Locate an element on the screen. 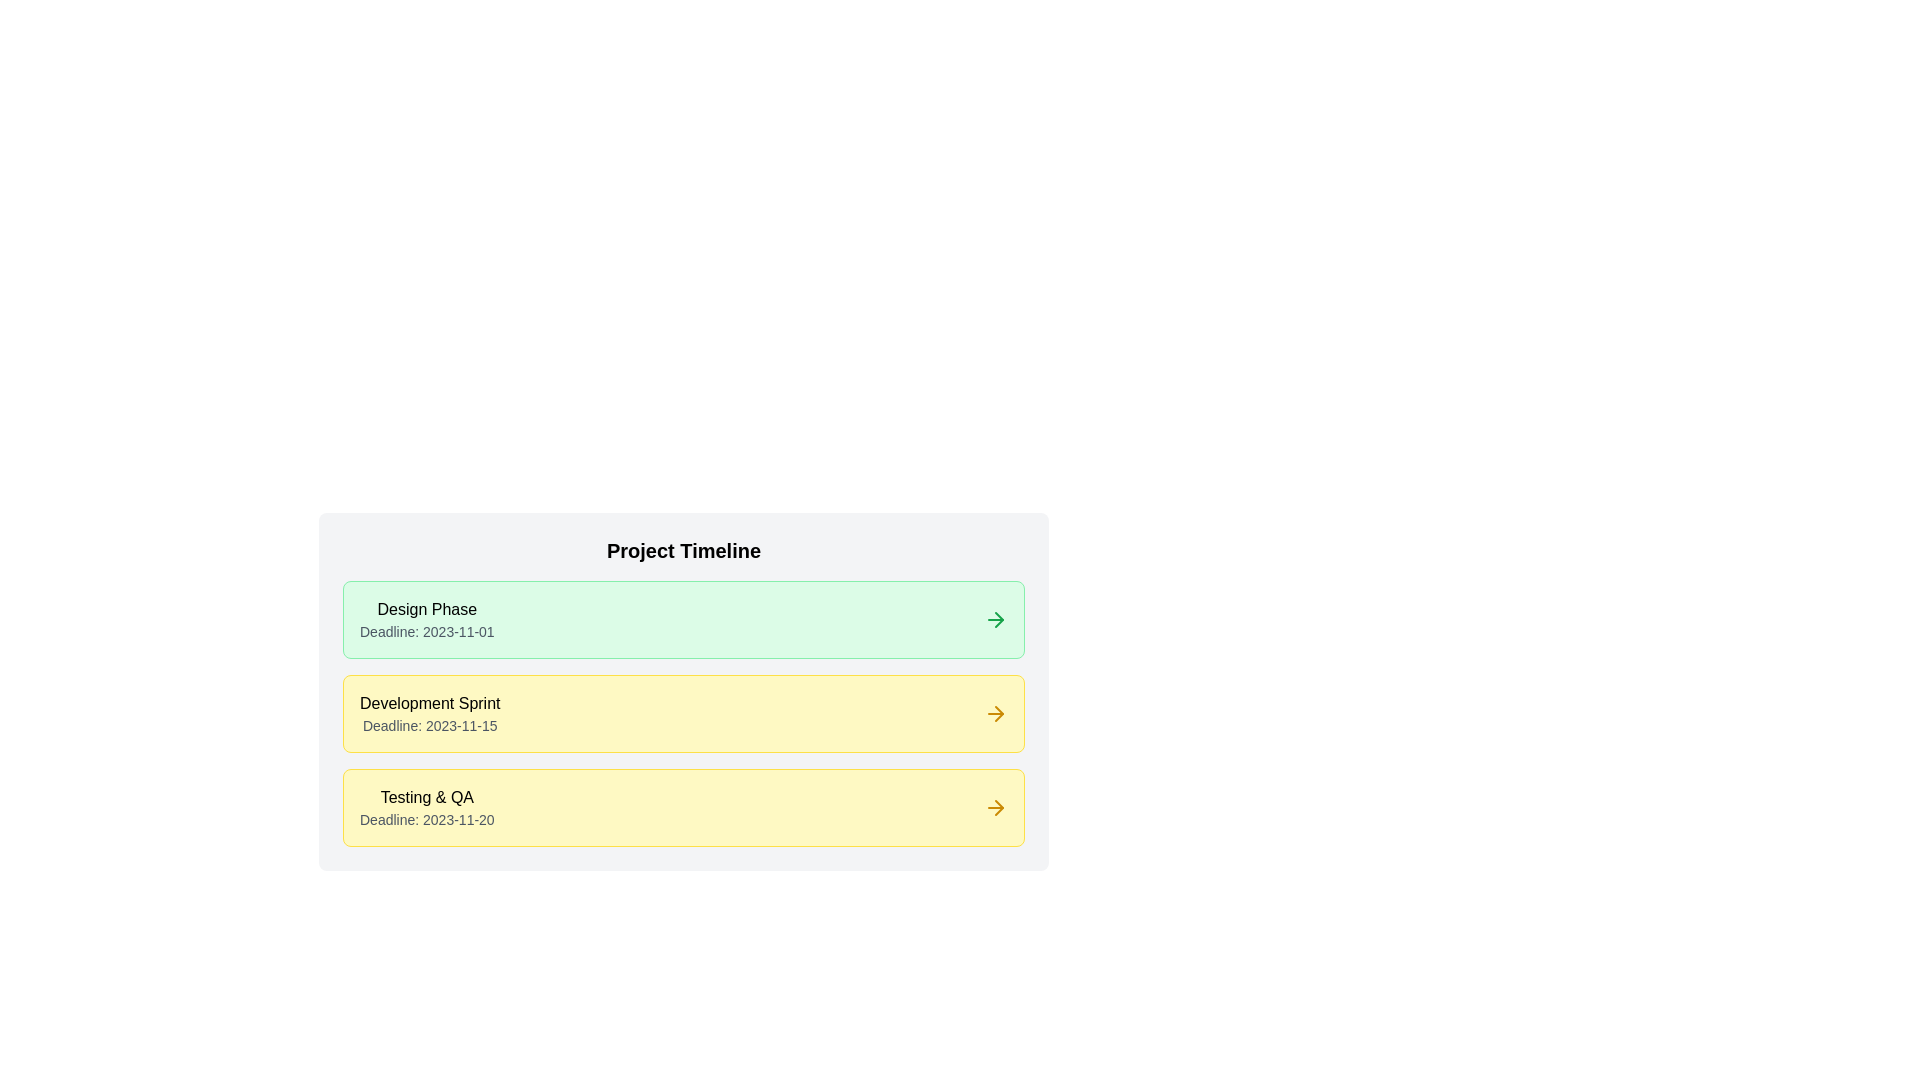  Text Label that serves as a descriptive title for its associated card in the project timeline section, located below the 'Project Timeline' title is located at coordinates (426, 608).